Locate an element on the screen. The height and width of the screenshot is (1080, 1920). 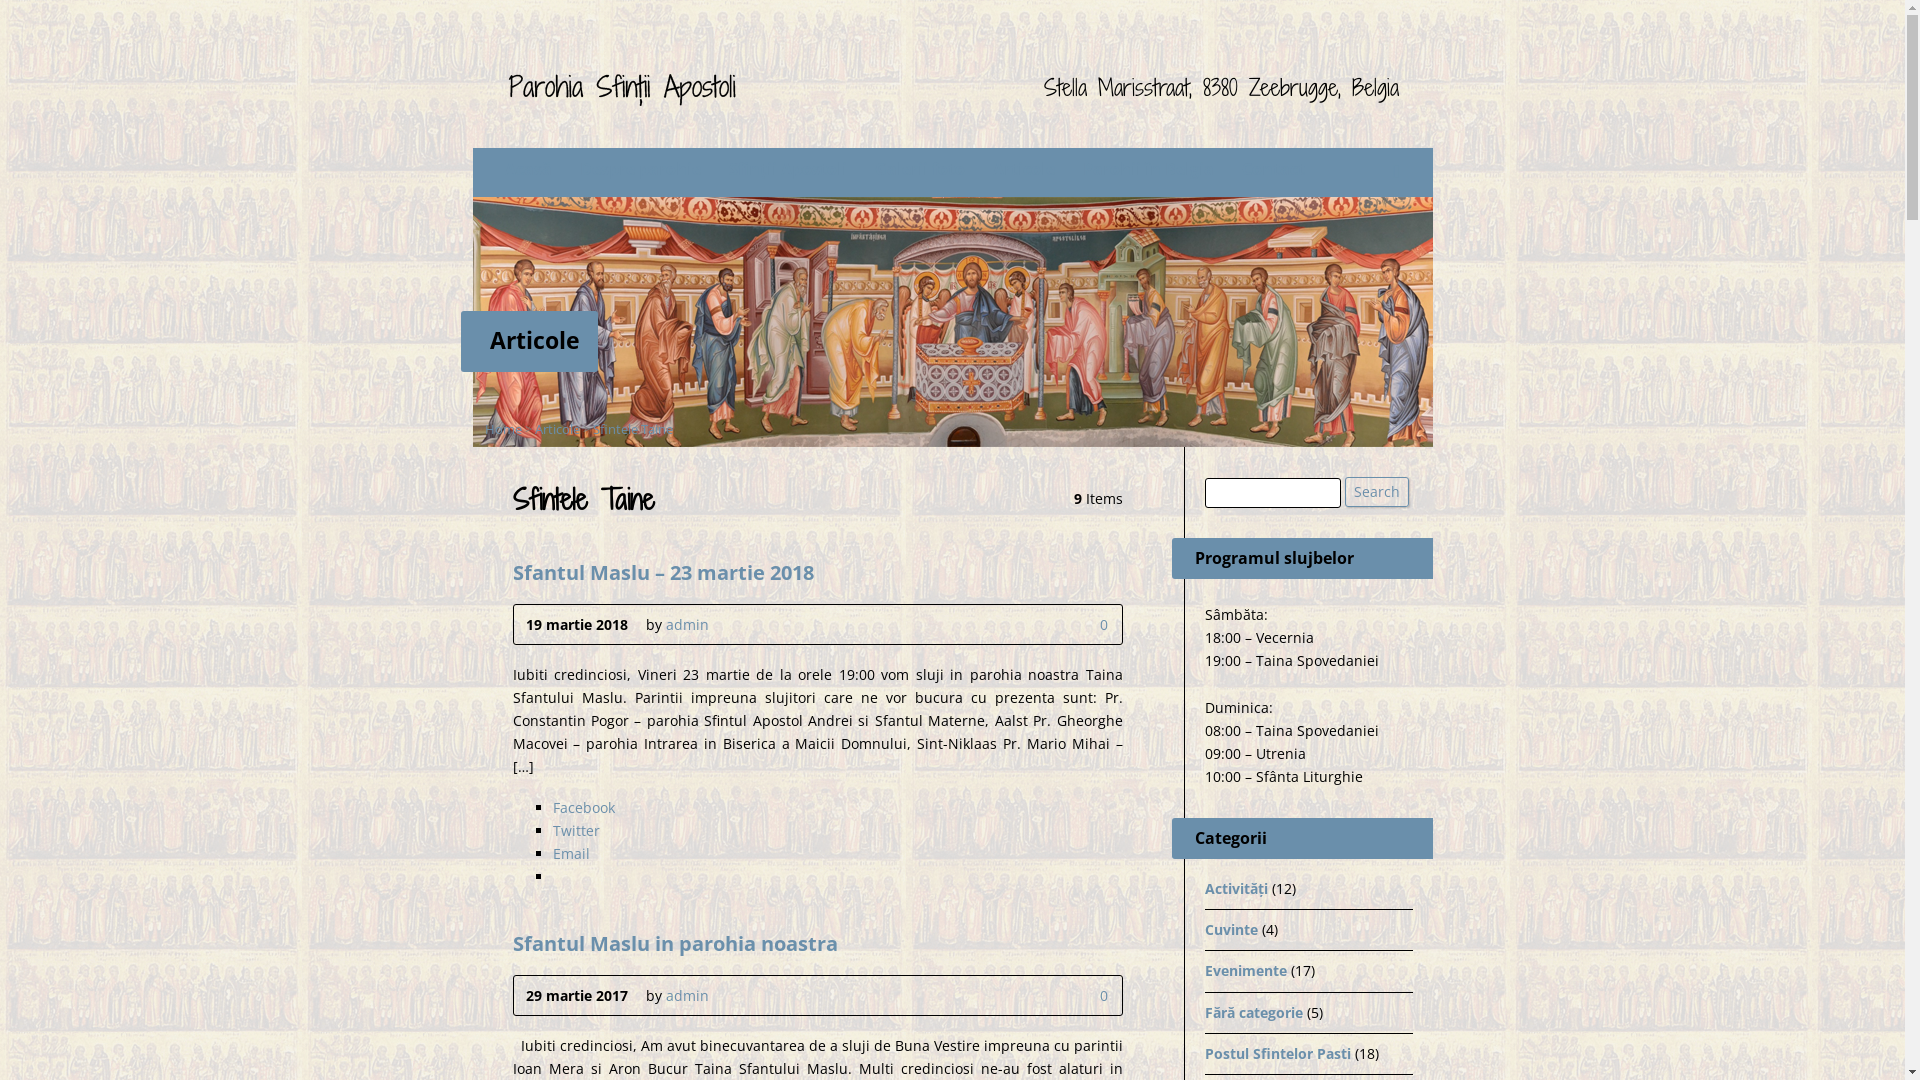
'Search' is located at coordinates (1376, 492).